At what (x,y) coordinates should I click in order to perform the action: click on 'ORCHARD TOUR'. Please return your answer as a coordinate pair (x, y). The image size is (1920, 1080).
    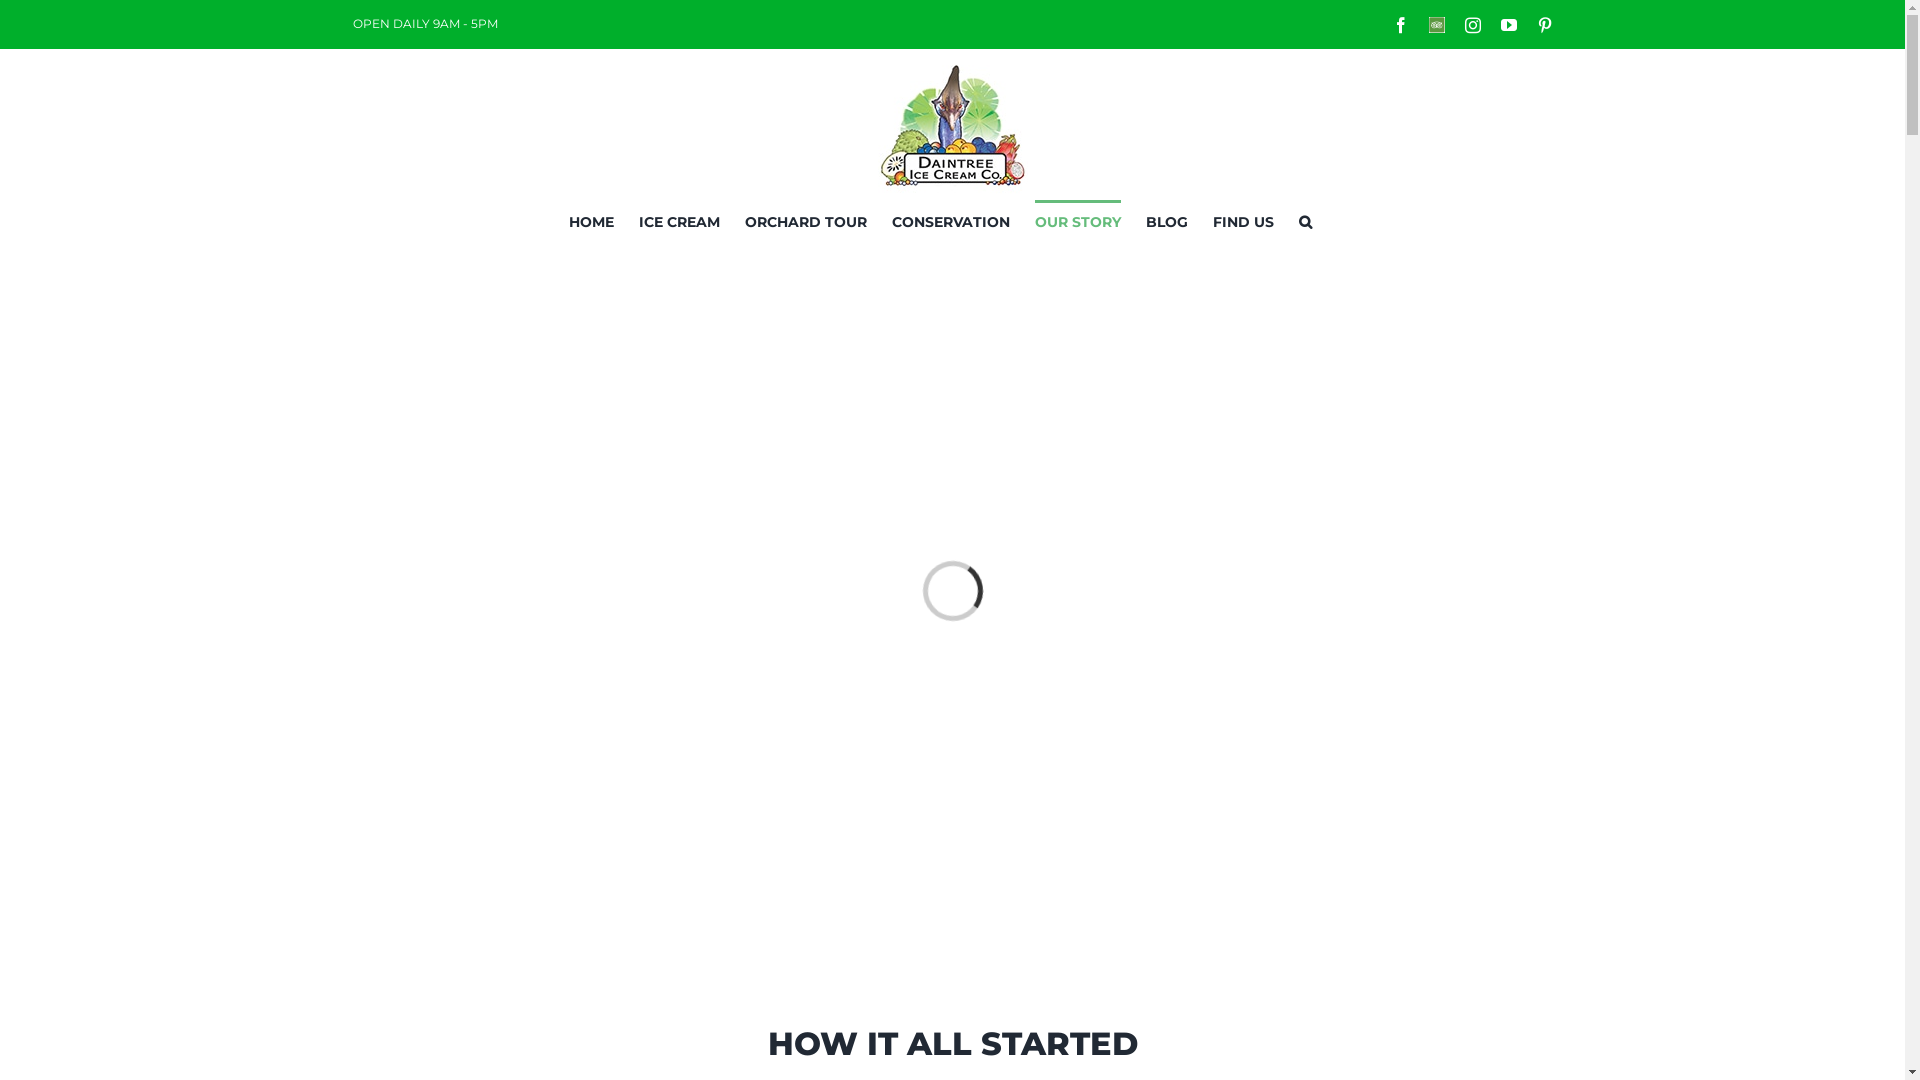
    Looking at the image, I should click on (805, 219).